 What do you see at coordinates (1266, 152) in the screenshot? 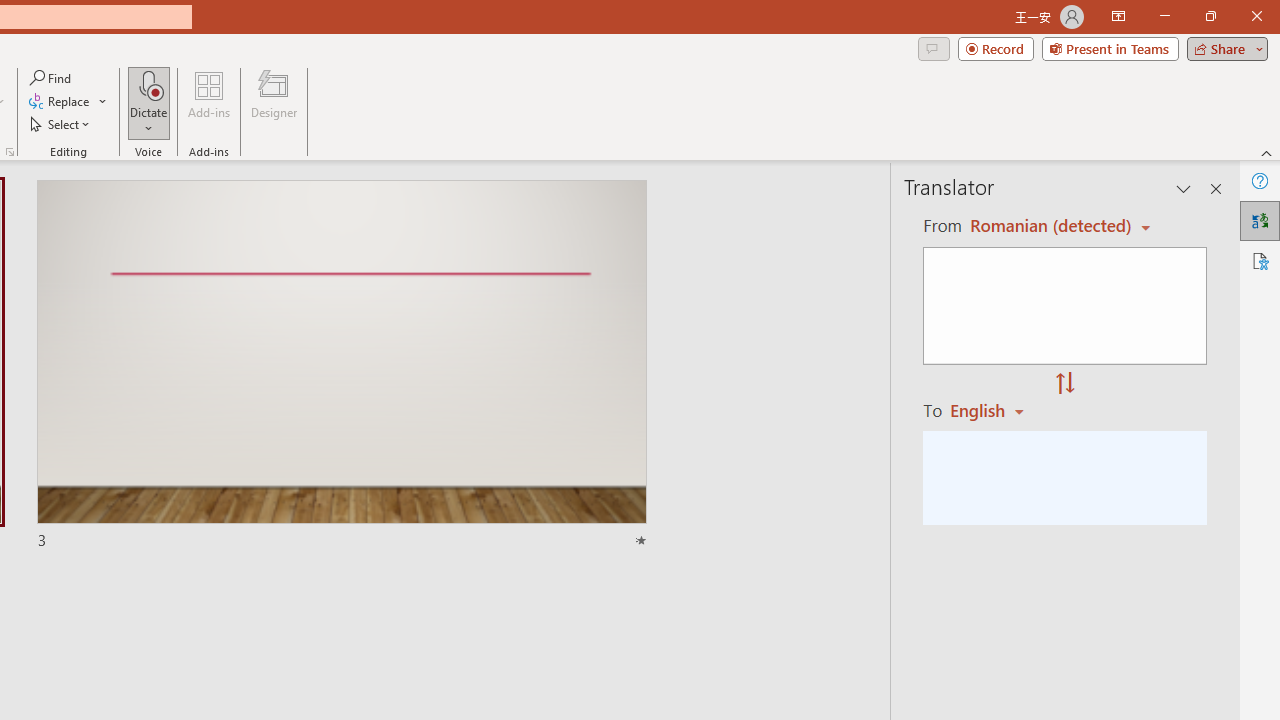
I see `'Collapse the Ribbon'` at bounding box center [1266, 152].